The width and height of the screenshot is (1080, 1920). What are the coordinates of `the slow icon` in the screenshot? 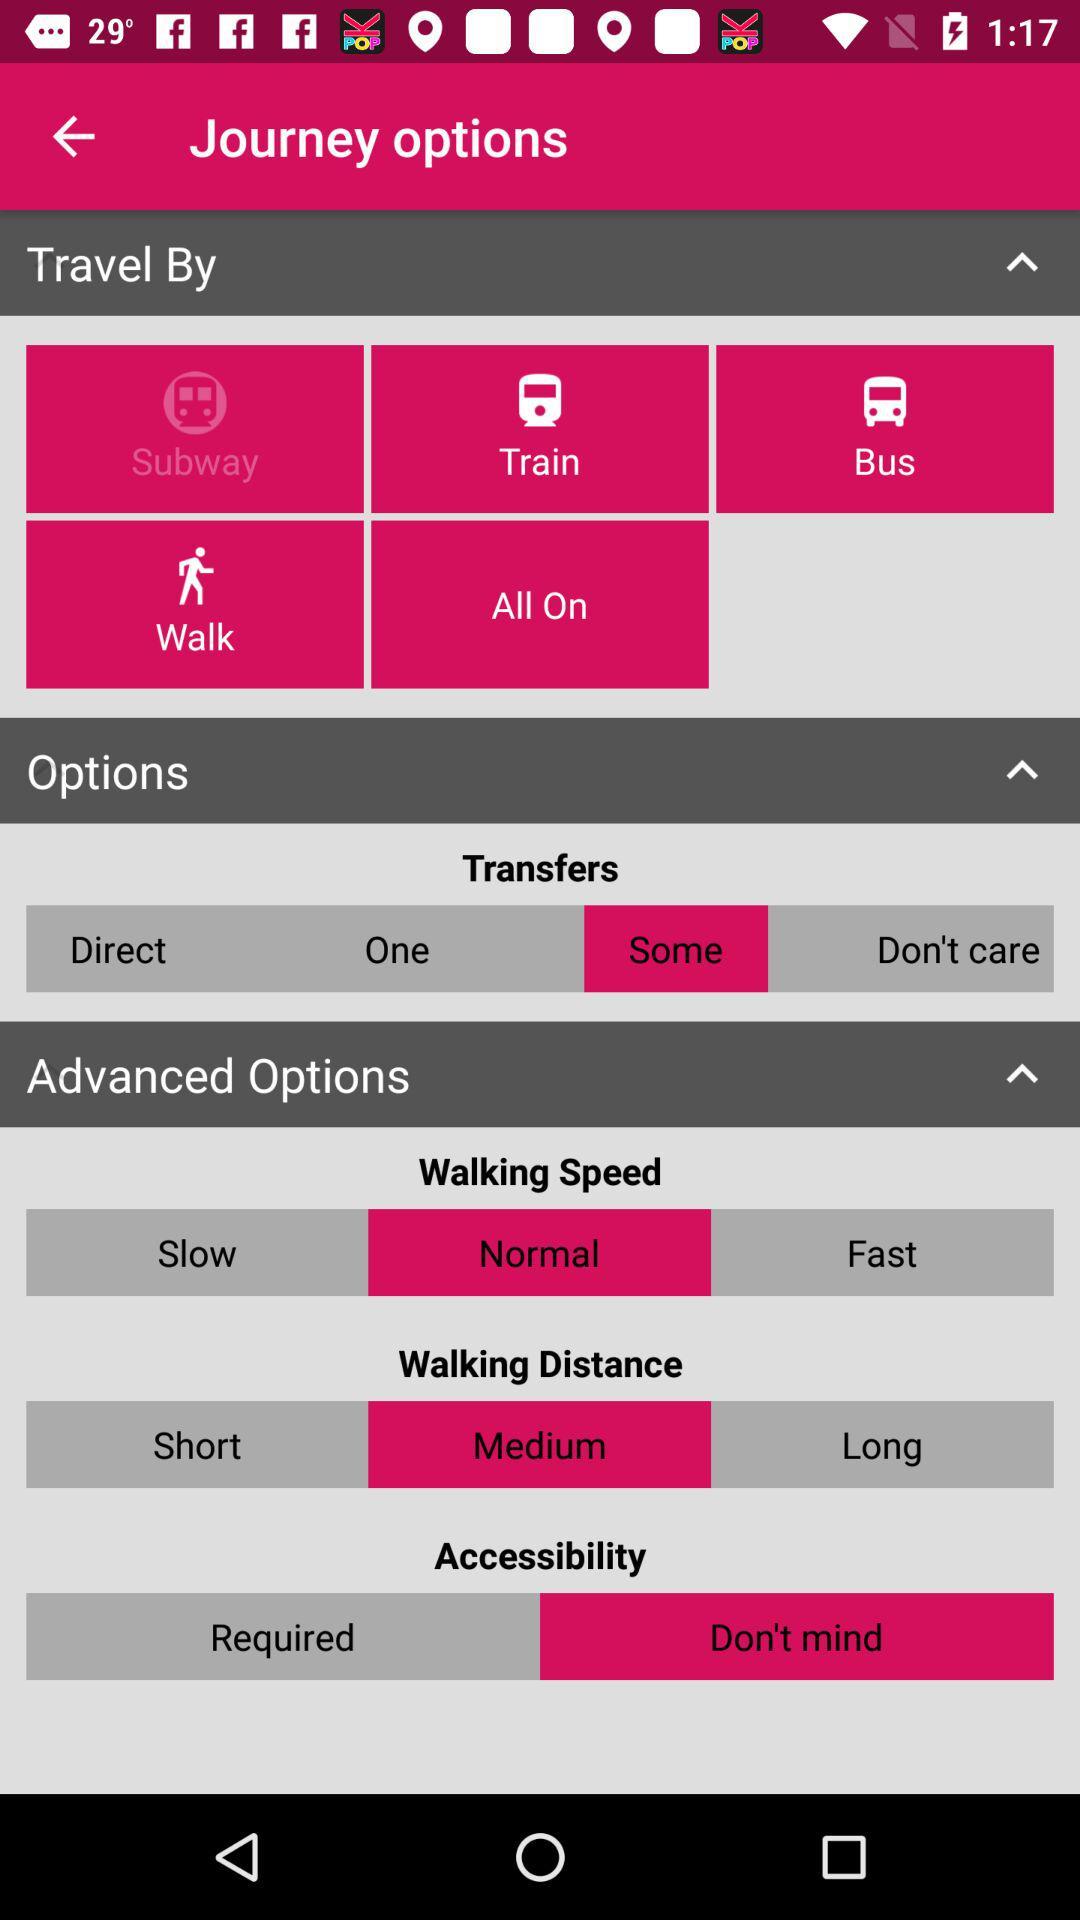 It's located at (197, 1251).